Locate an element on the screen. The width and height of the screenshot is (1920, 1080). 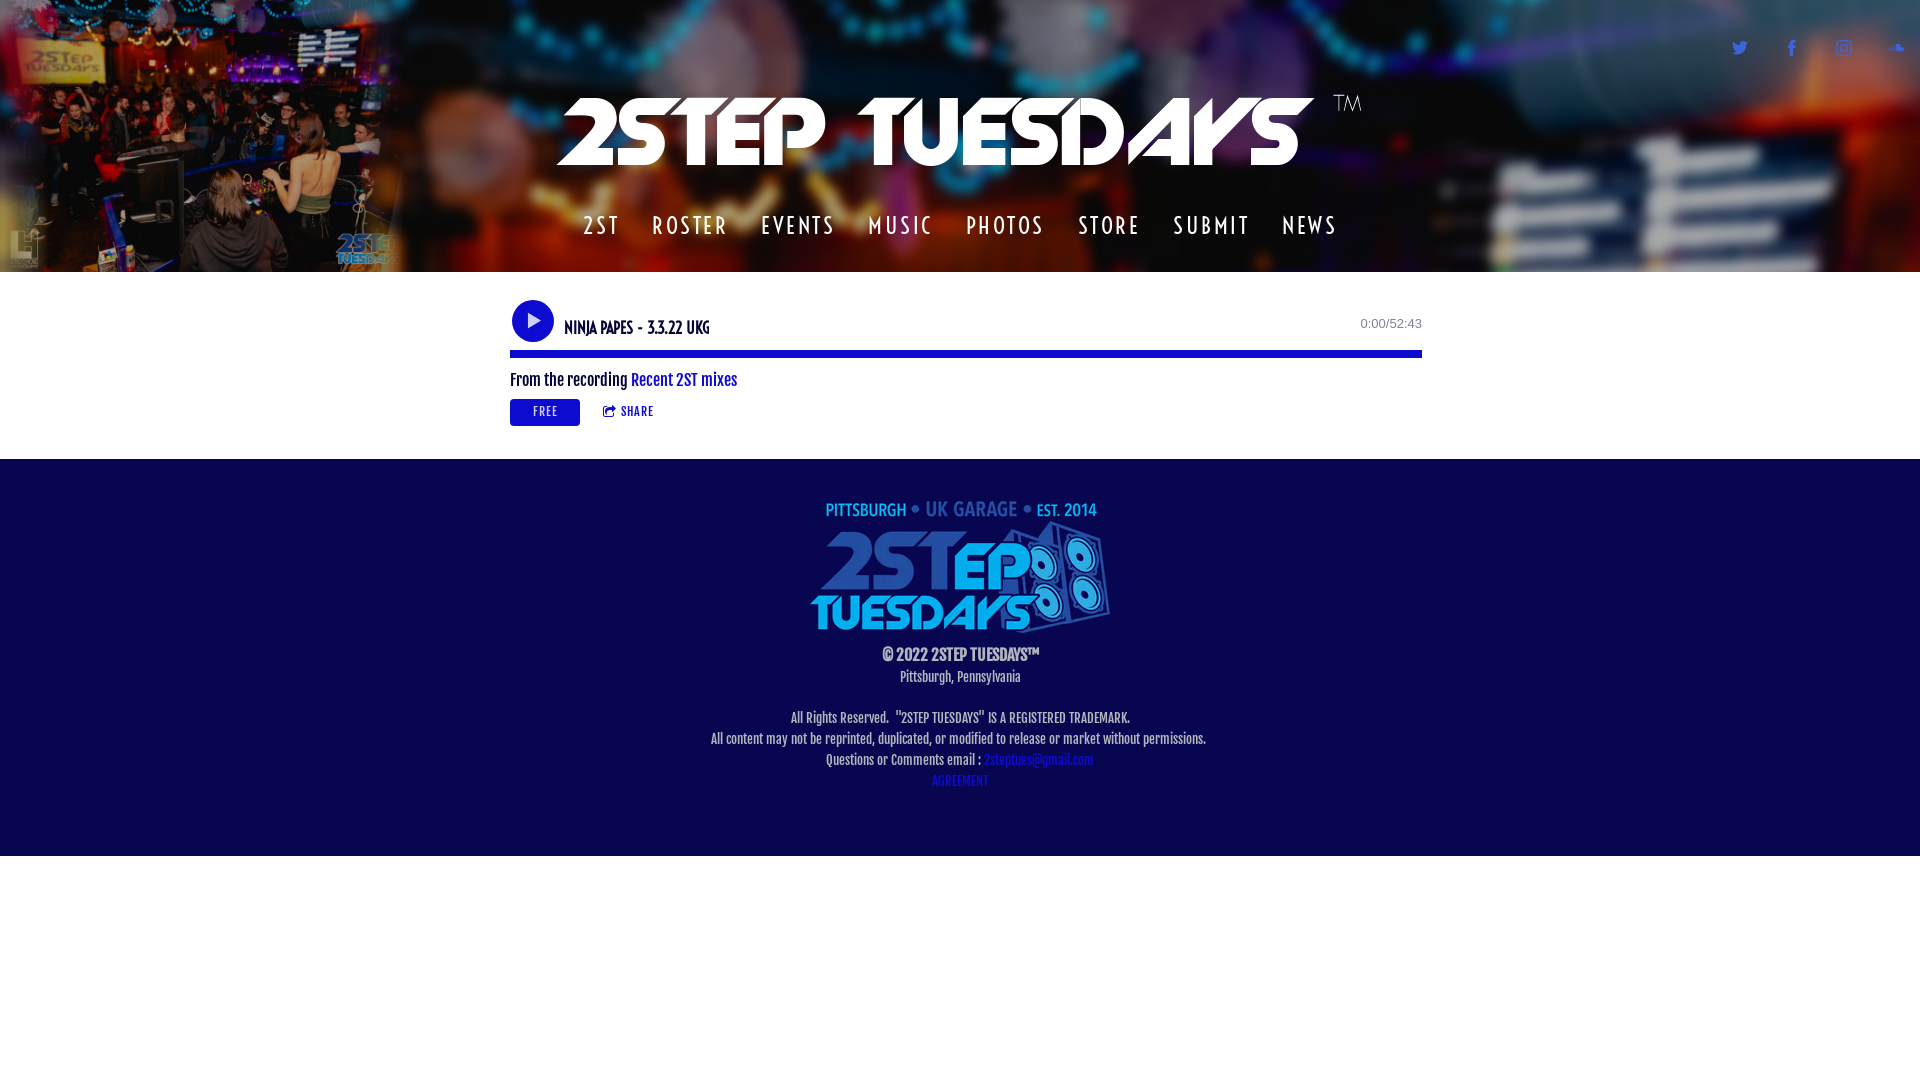
'2ST' is located at coordinates (599, 224).